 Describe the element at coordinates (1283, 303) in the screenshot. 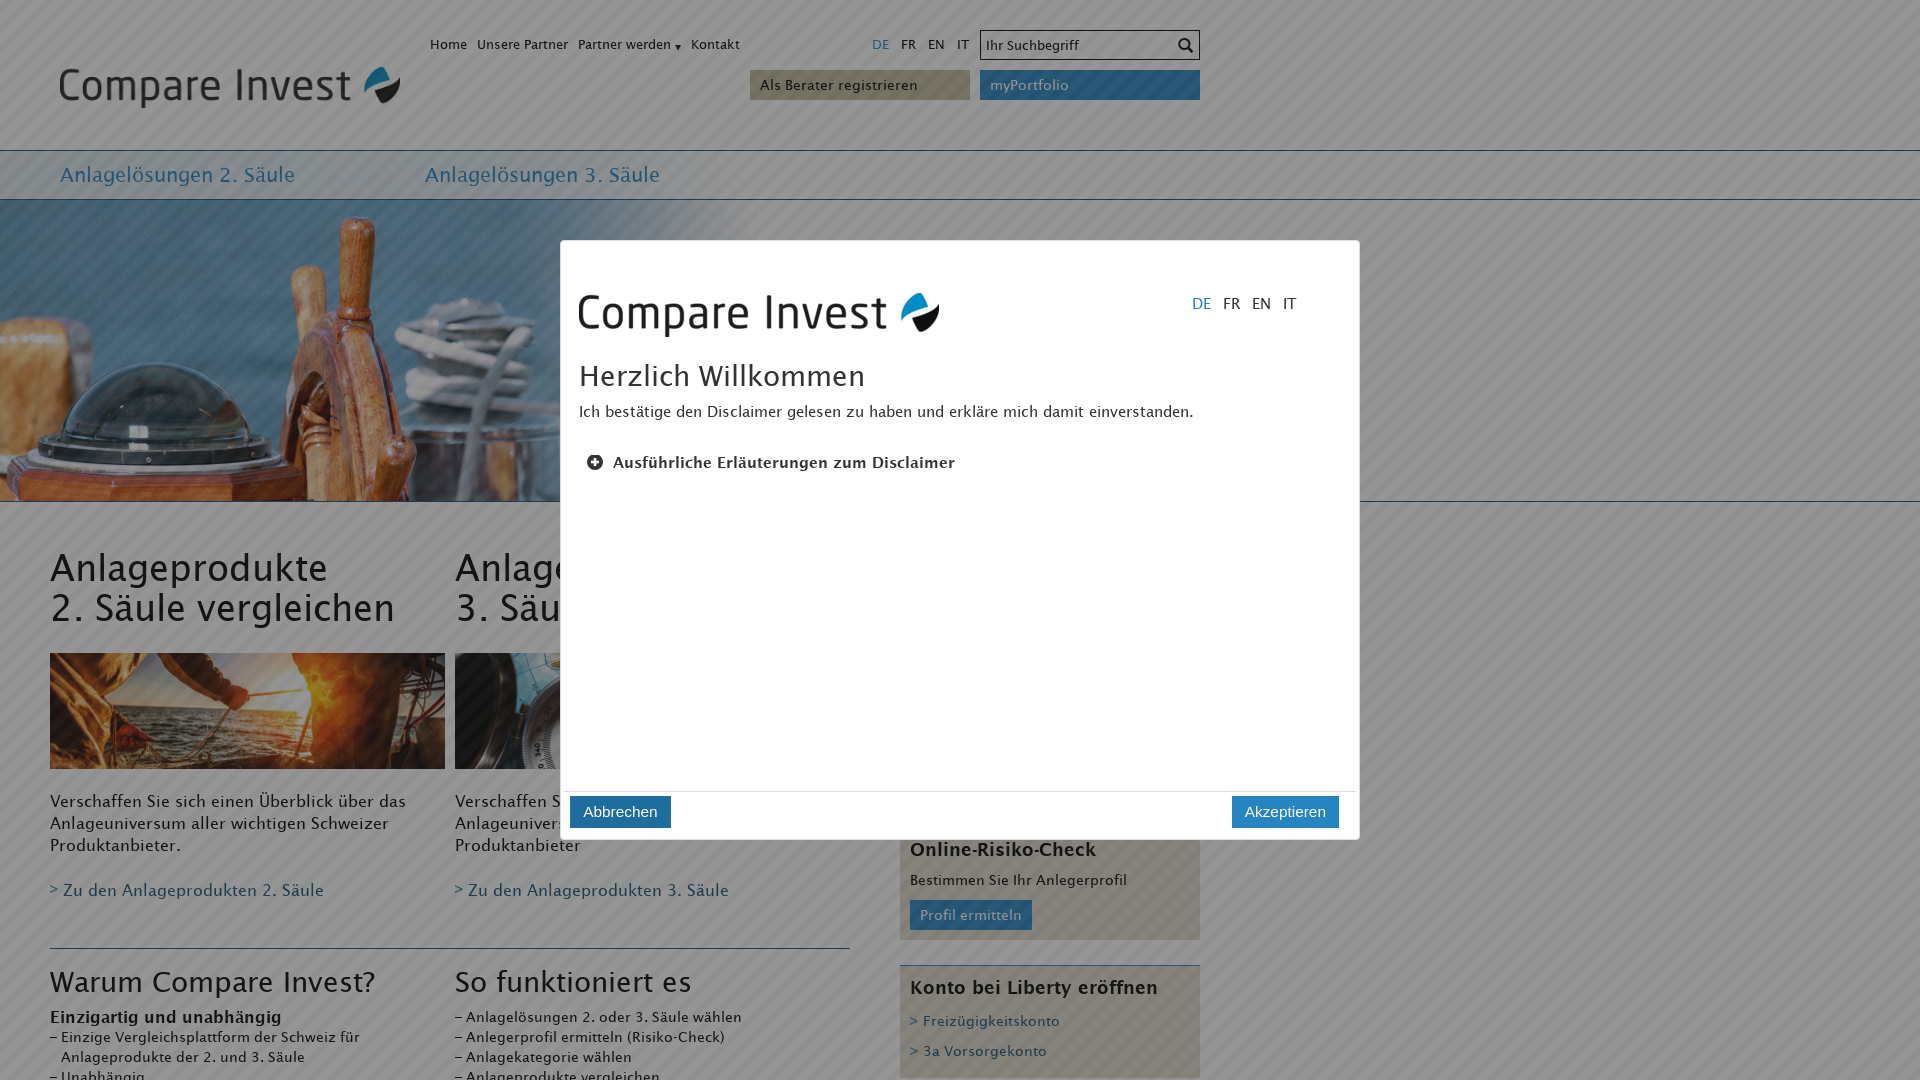

I see `'IT'` at that location.